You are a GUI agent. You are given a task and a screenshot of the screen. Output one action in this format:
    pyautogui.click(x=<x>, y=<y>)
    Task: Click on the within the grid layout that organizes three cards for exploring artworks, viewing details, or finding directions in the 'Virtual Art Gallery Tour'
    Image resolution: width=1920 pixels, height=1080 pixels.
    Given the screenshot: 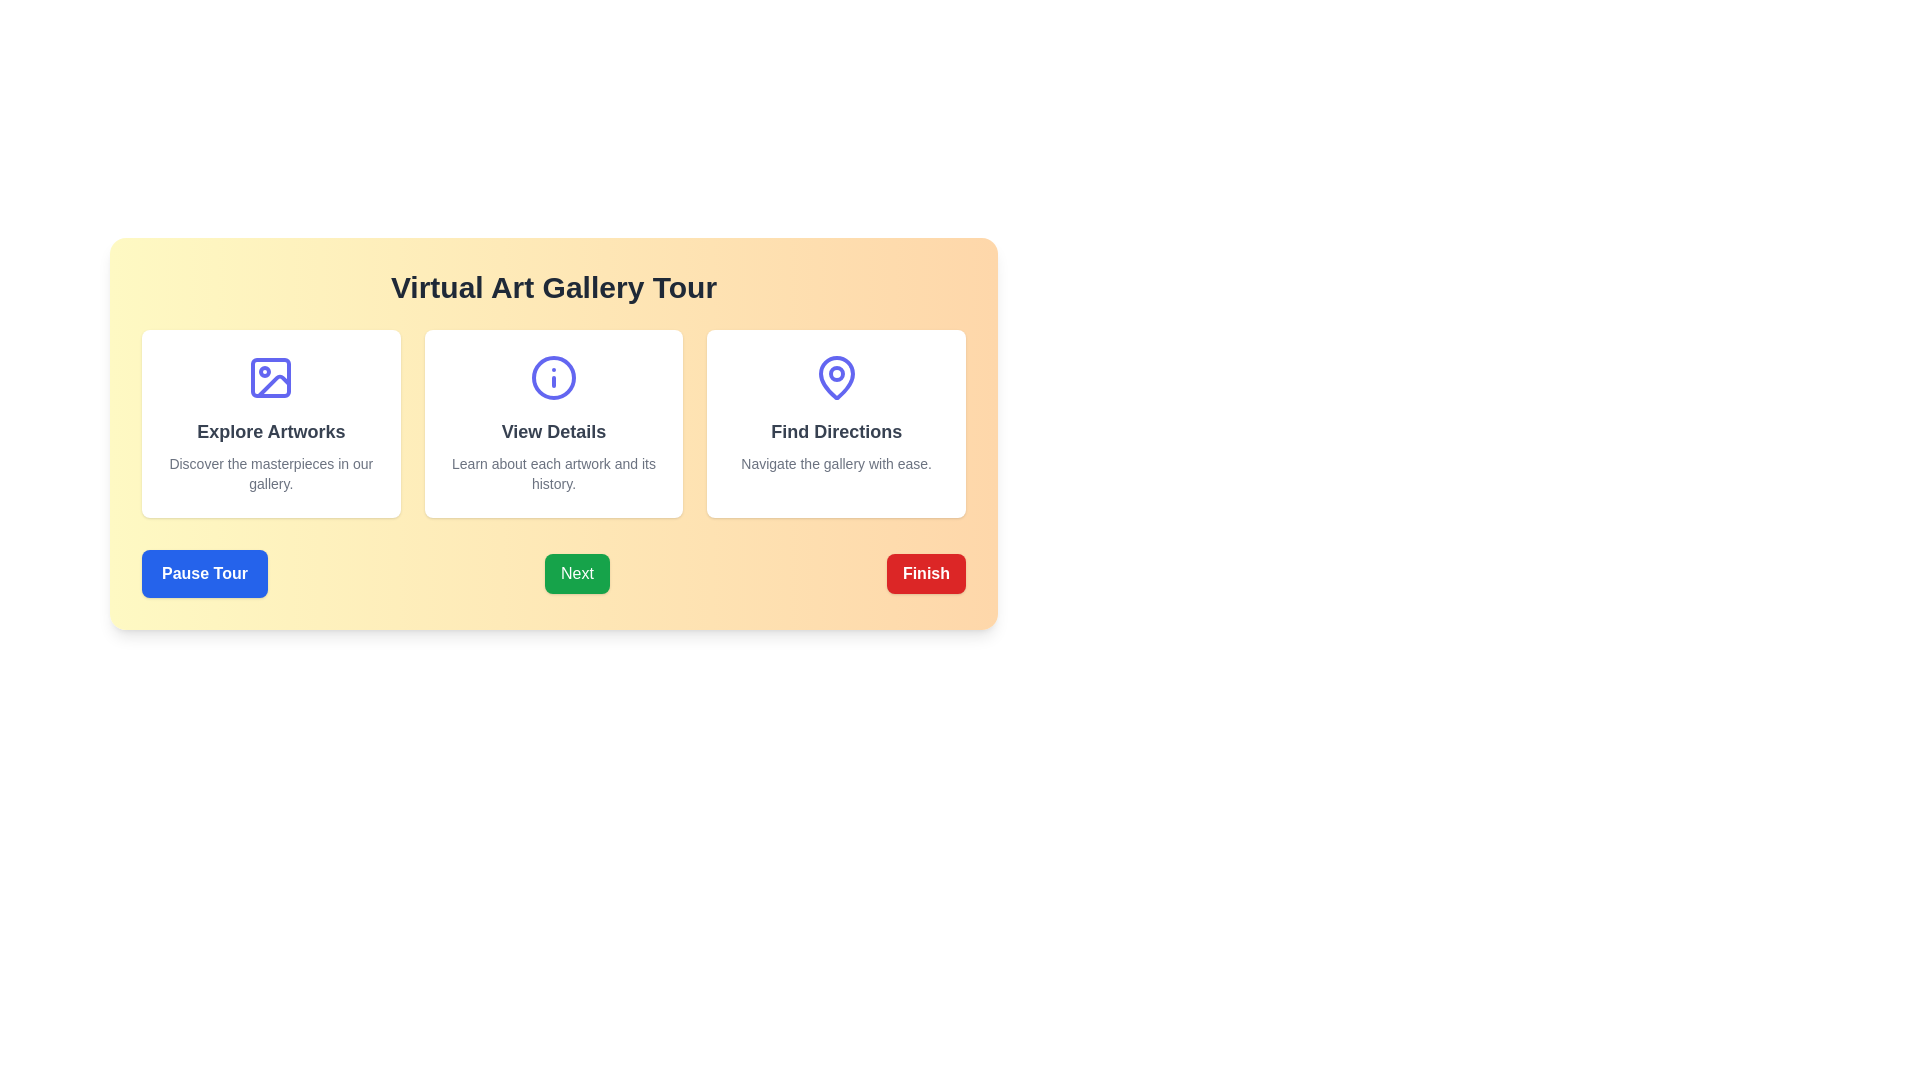 What is the action you would take?
    pyautogui.click(x=553, y=423)
    